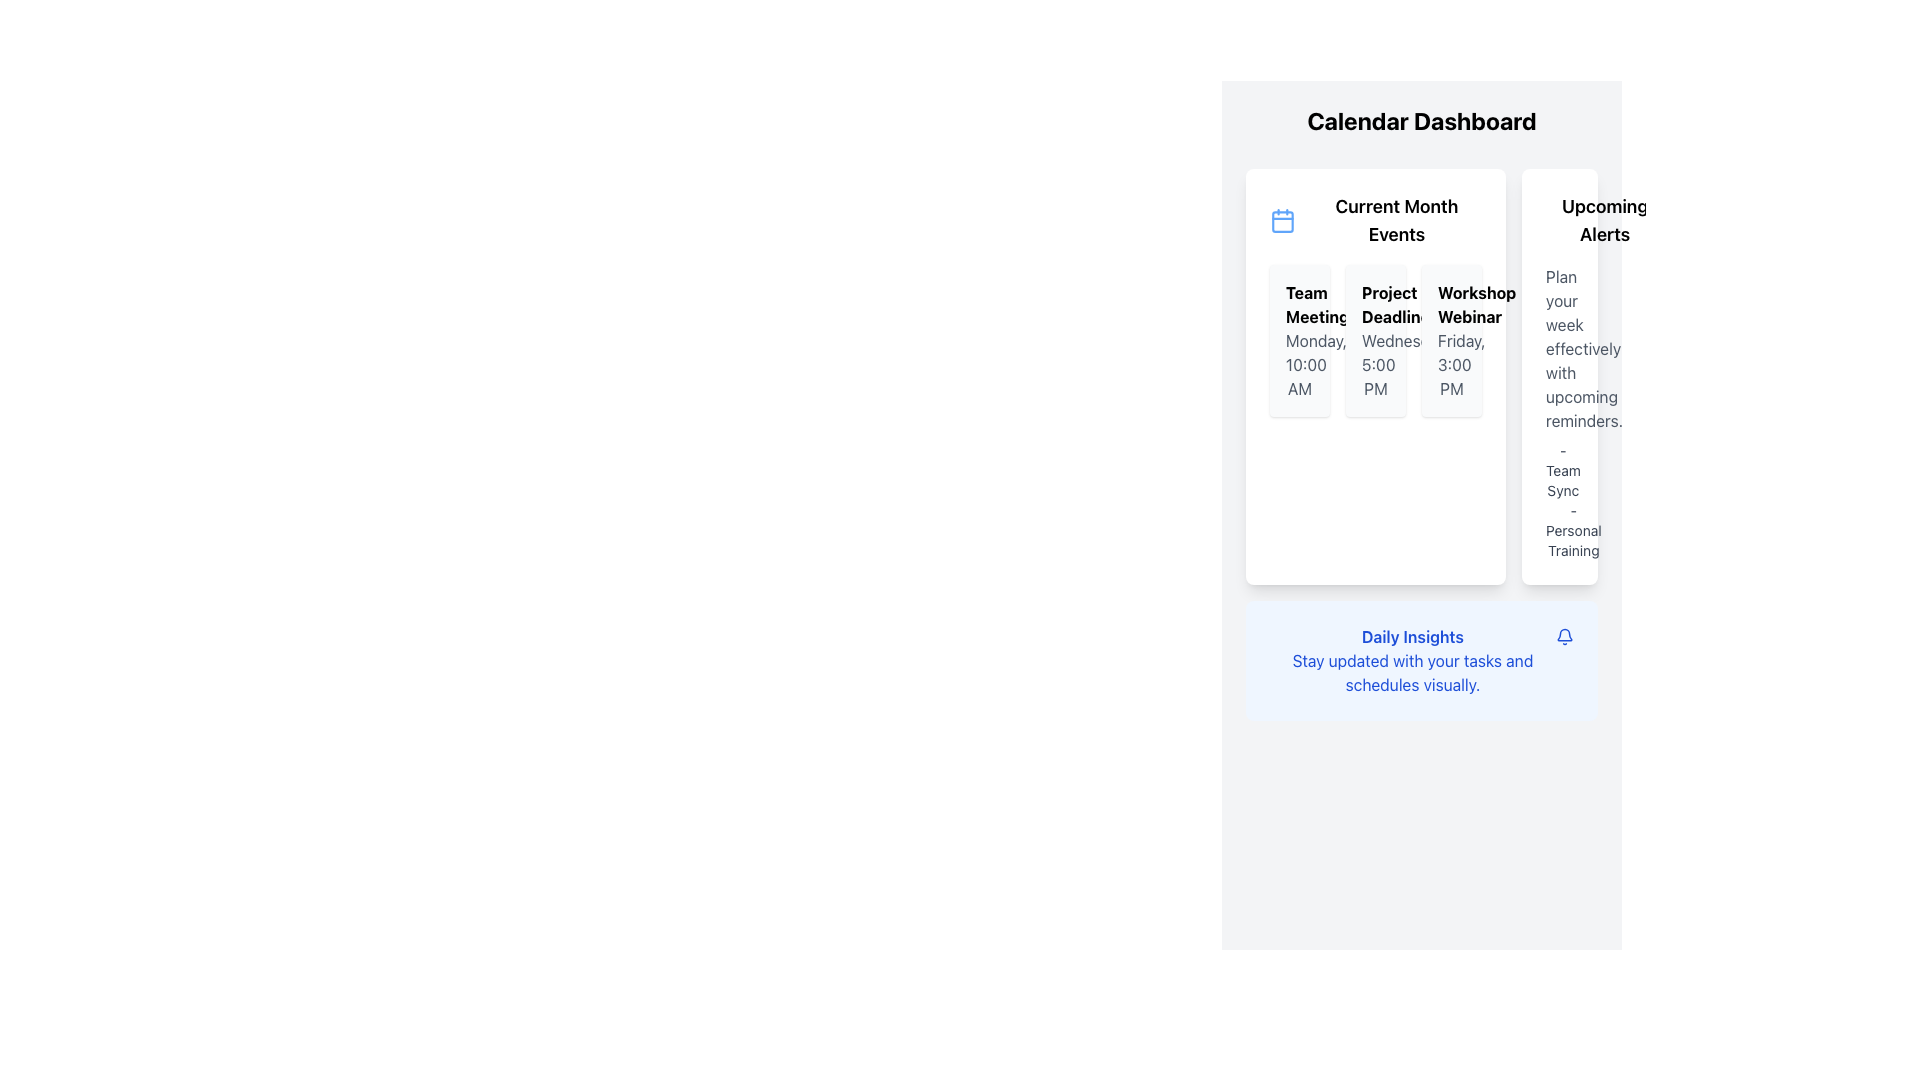 This screenshot has height=1080, width=1920. What do you see at coordinates (1375, 339) in the screenshot?
I see `the informational card that displays the project deadline in the 'Current Month Events' section, located between 'Team Meeting' and 'Workshop Webinar'` at bounding box center [1375, 339].